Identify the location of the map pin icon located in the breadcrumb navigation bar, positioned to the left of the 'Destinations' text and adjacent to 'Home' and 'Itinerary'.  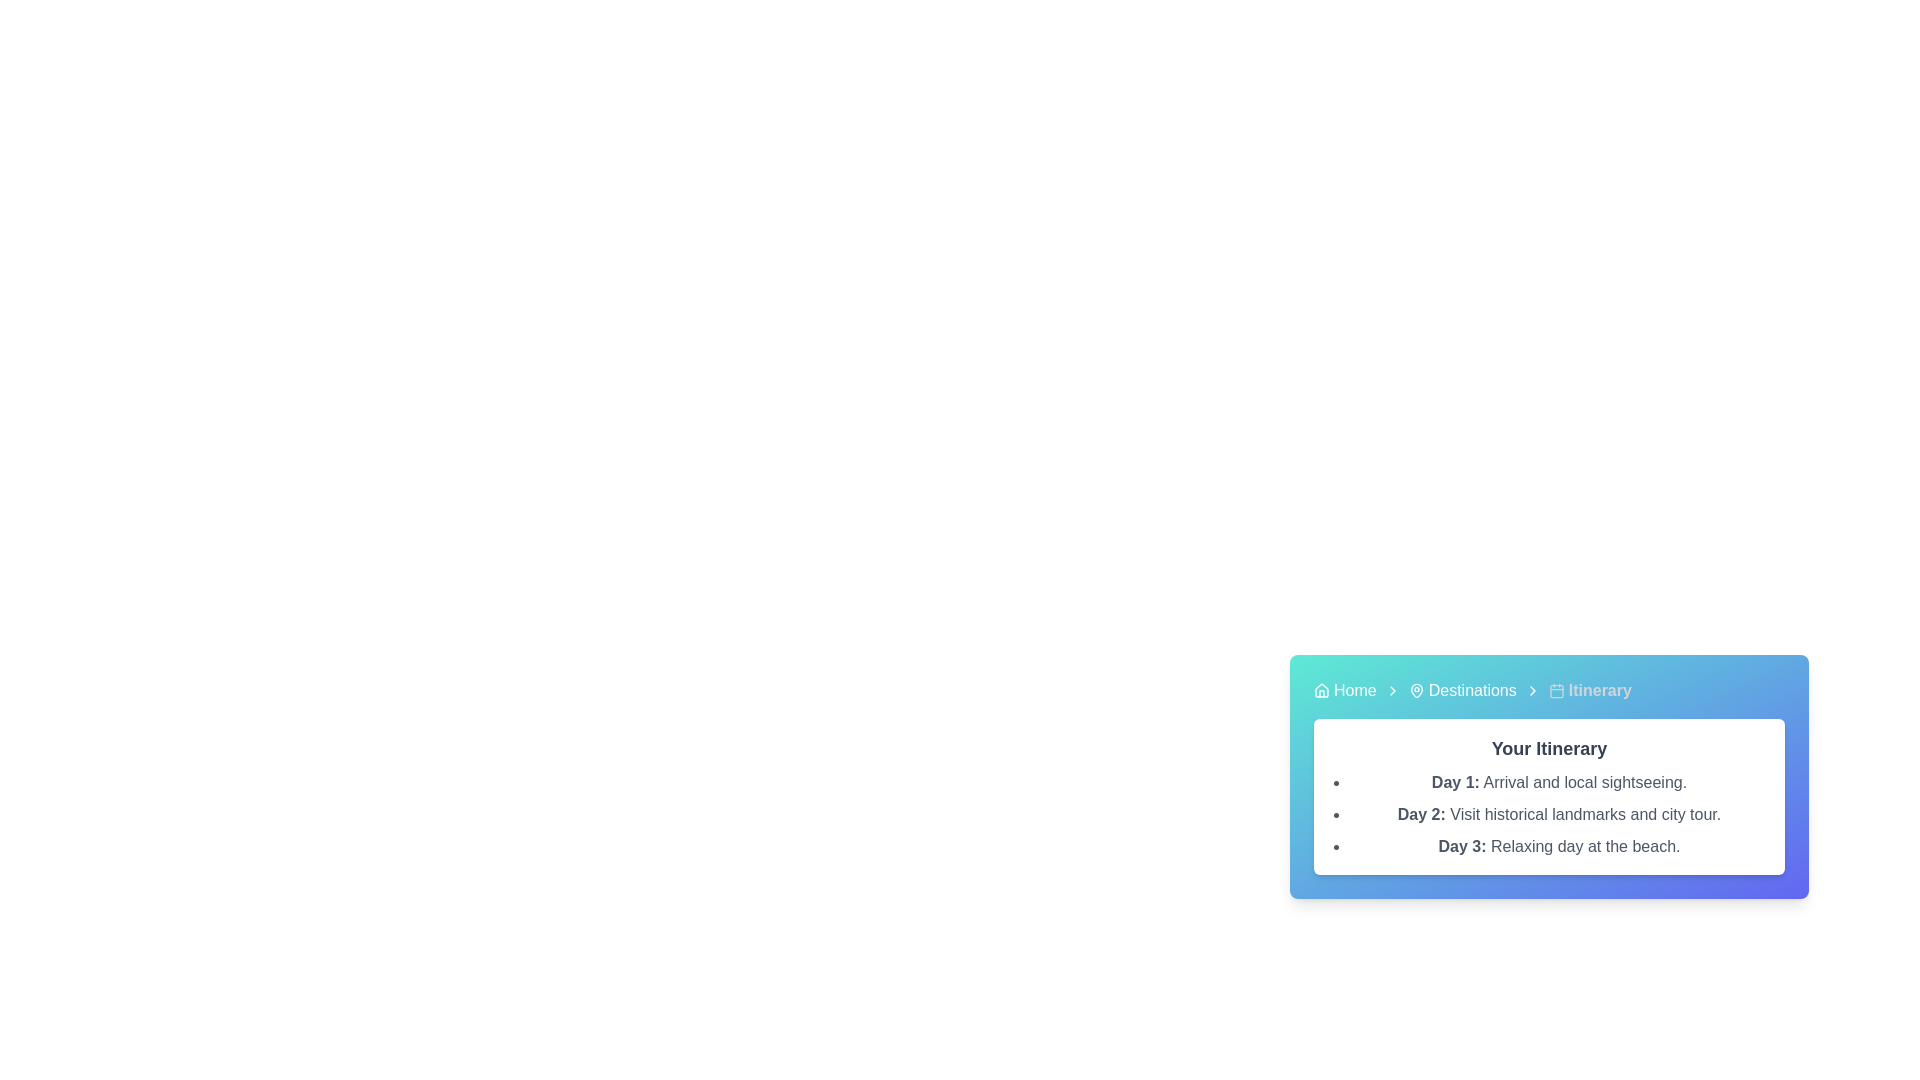
(1415, 689).